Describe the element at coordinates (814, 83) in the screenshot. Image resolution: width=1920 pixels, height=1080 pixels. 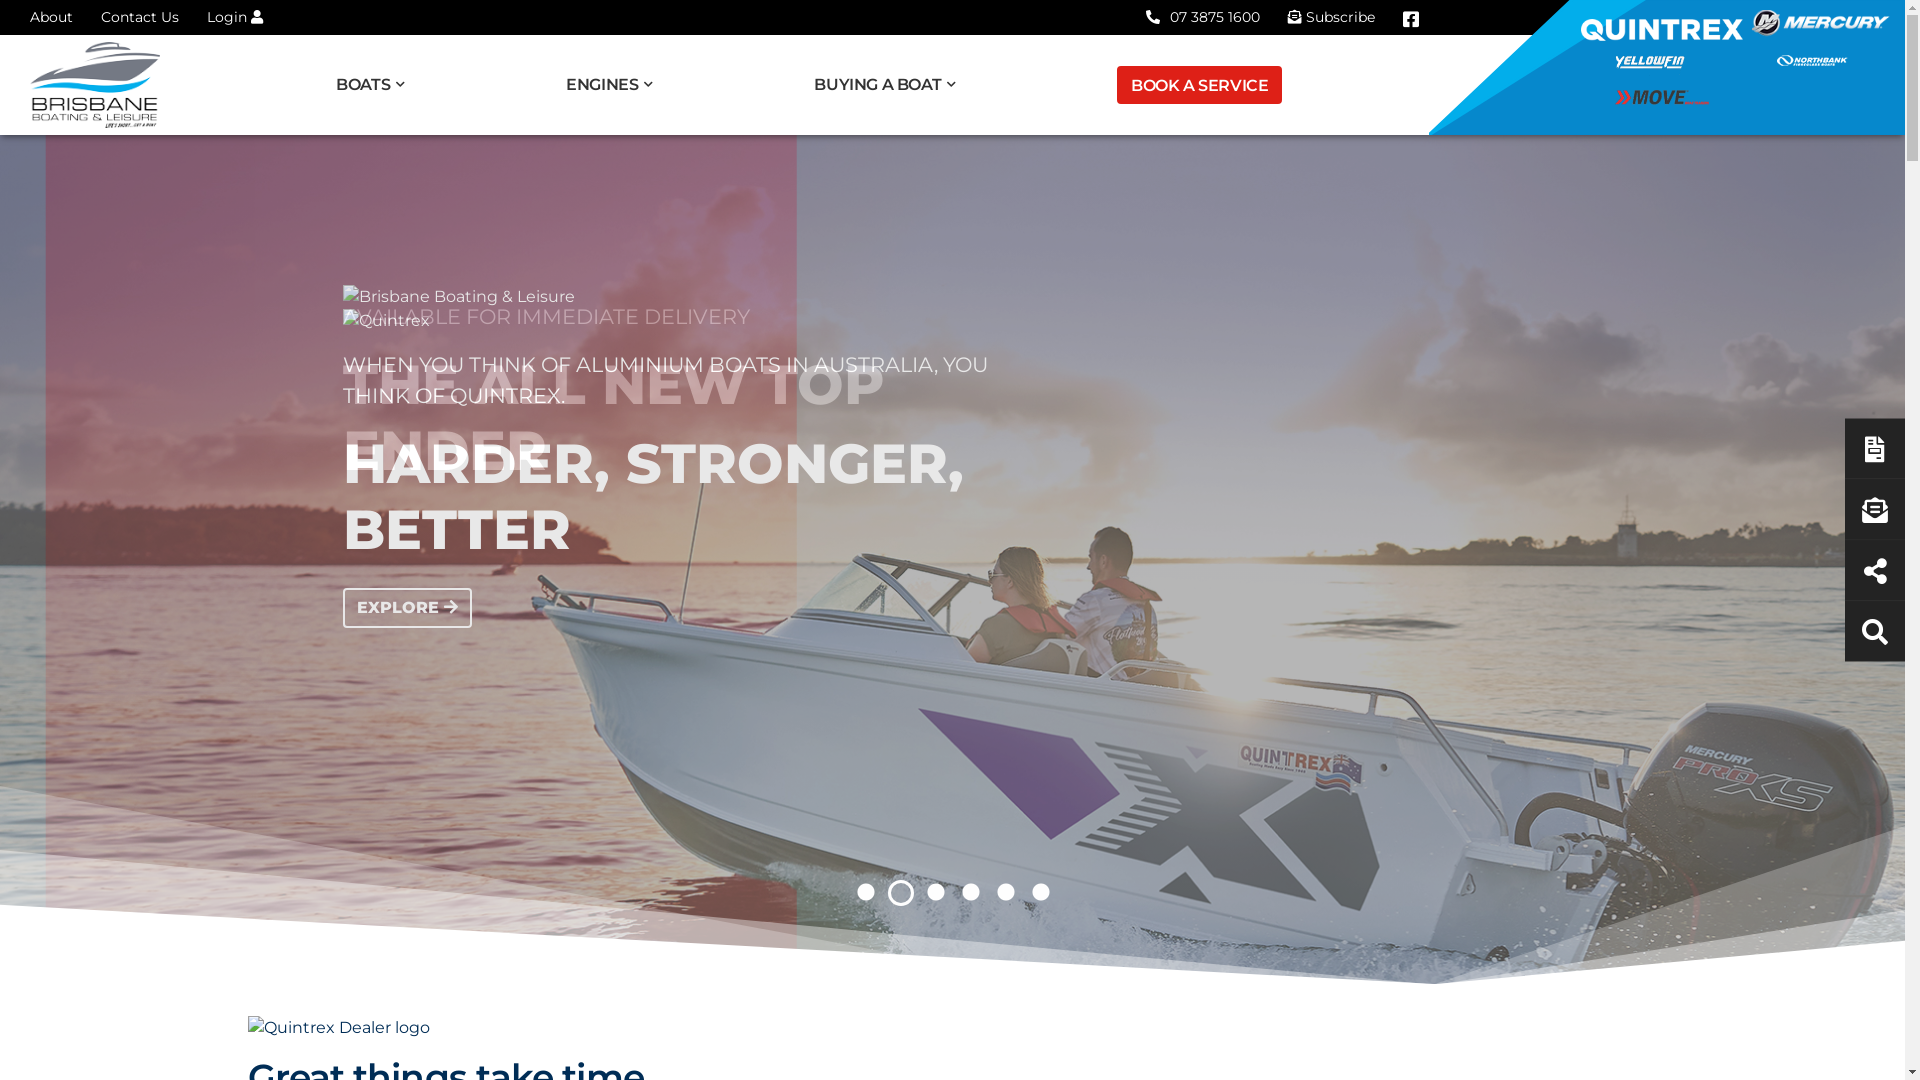
I see `'BUYING A BOAT'` at that location.